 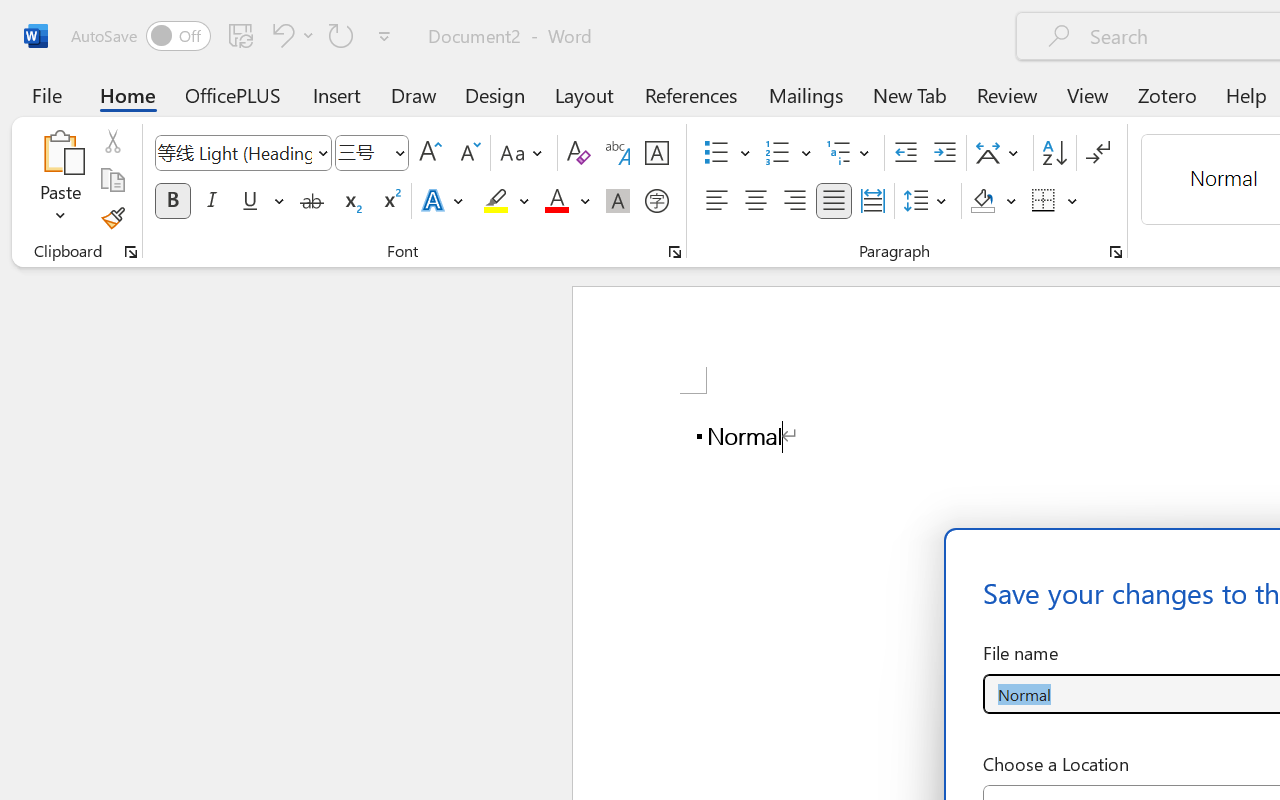 I want to click on 'Align Left', so click(x=716, y=201).